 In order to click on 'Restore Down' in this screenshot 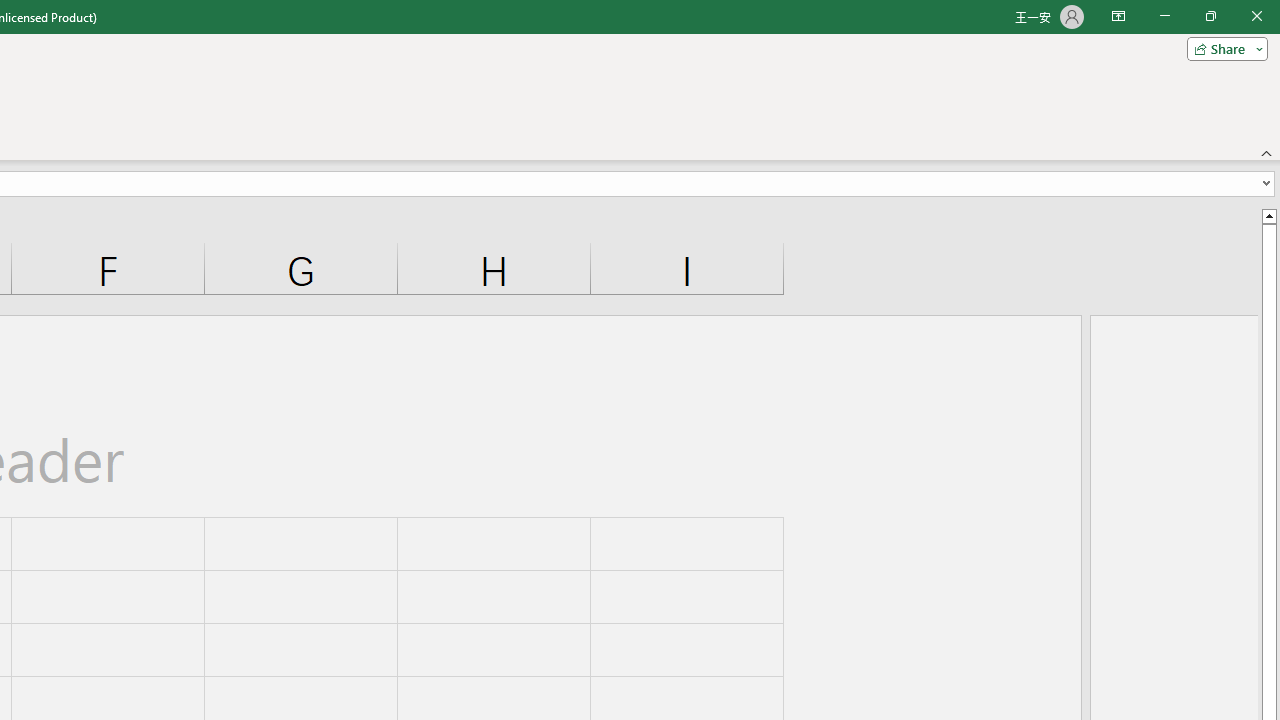, I will do `click(1209, 16)`.